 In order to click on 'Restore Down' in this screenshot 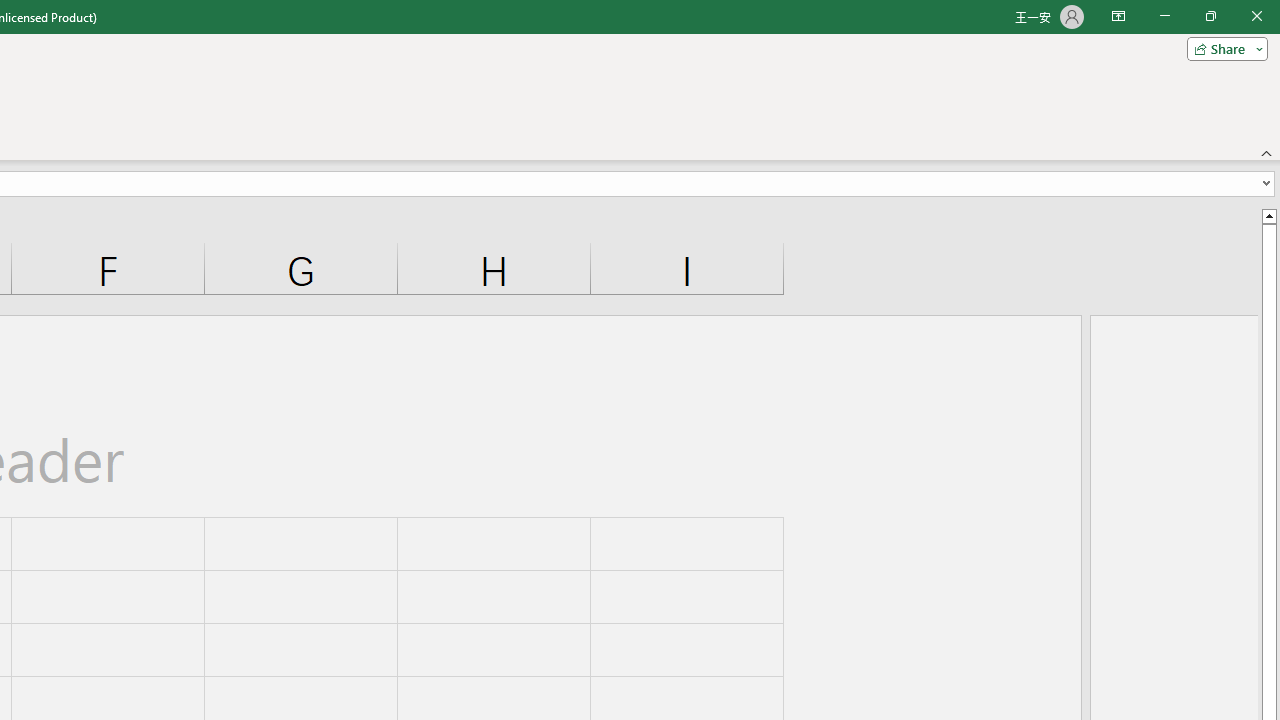, I will do `click(1209, 16)`.